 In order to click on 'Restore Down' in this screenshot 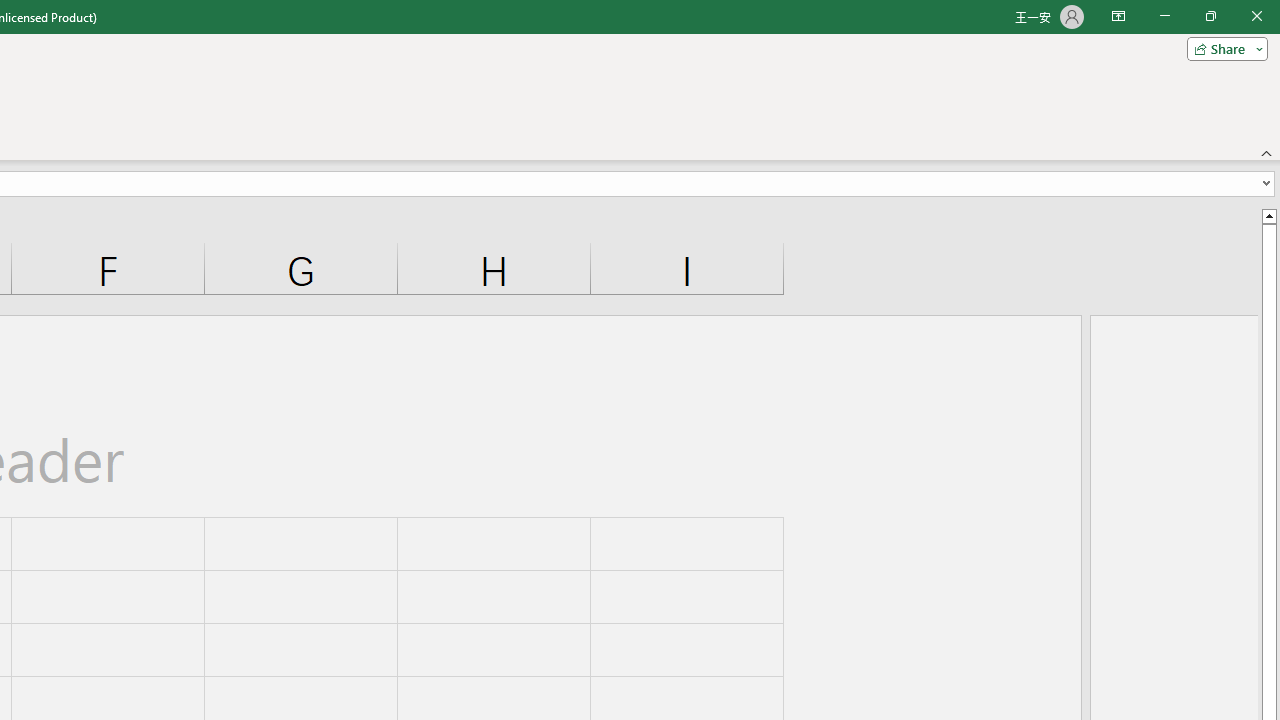, I will do `click(1209, 16)`.